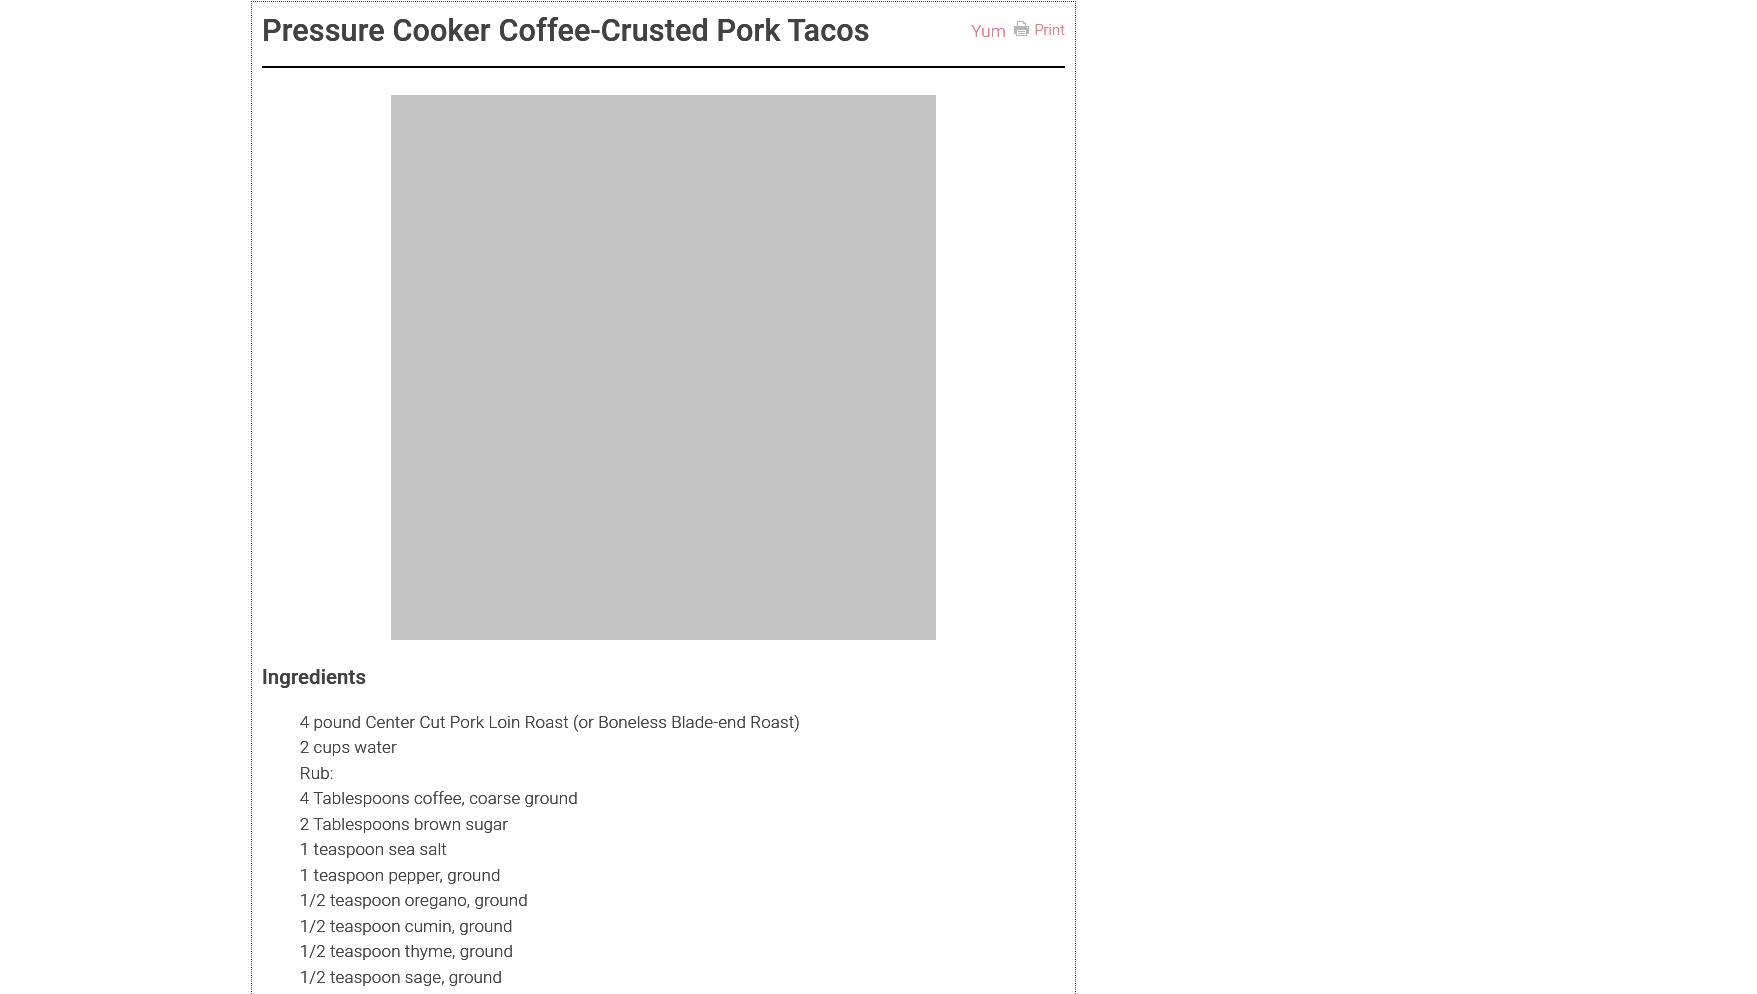 This screenshot has height=994, width=1757. What do you see at coordinates (404, 925) in the screenshot?
I see `'1/2 teaspoon cumin, ground'` at bounding box center [404, 925].